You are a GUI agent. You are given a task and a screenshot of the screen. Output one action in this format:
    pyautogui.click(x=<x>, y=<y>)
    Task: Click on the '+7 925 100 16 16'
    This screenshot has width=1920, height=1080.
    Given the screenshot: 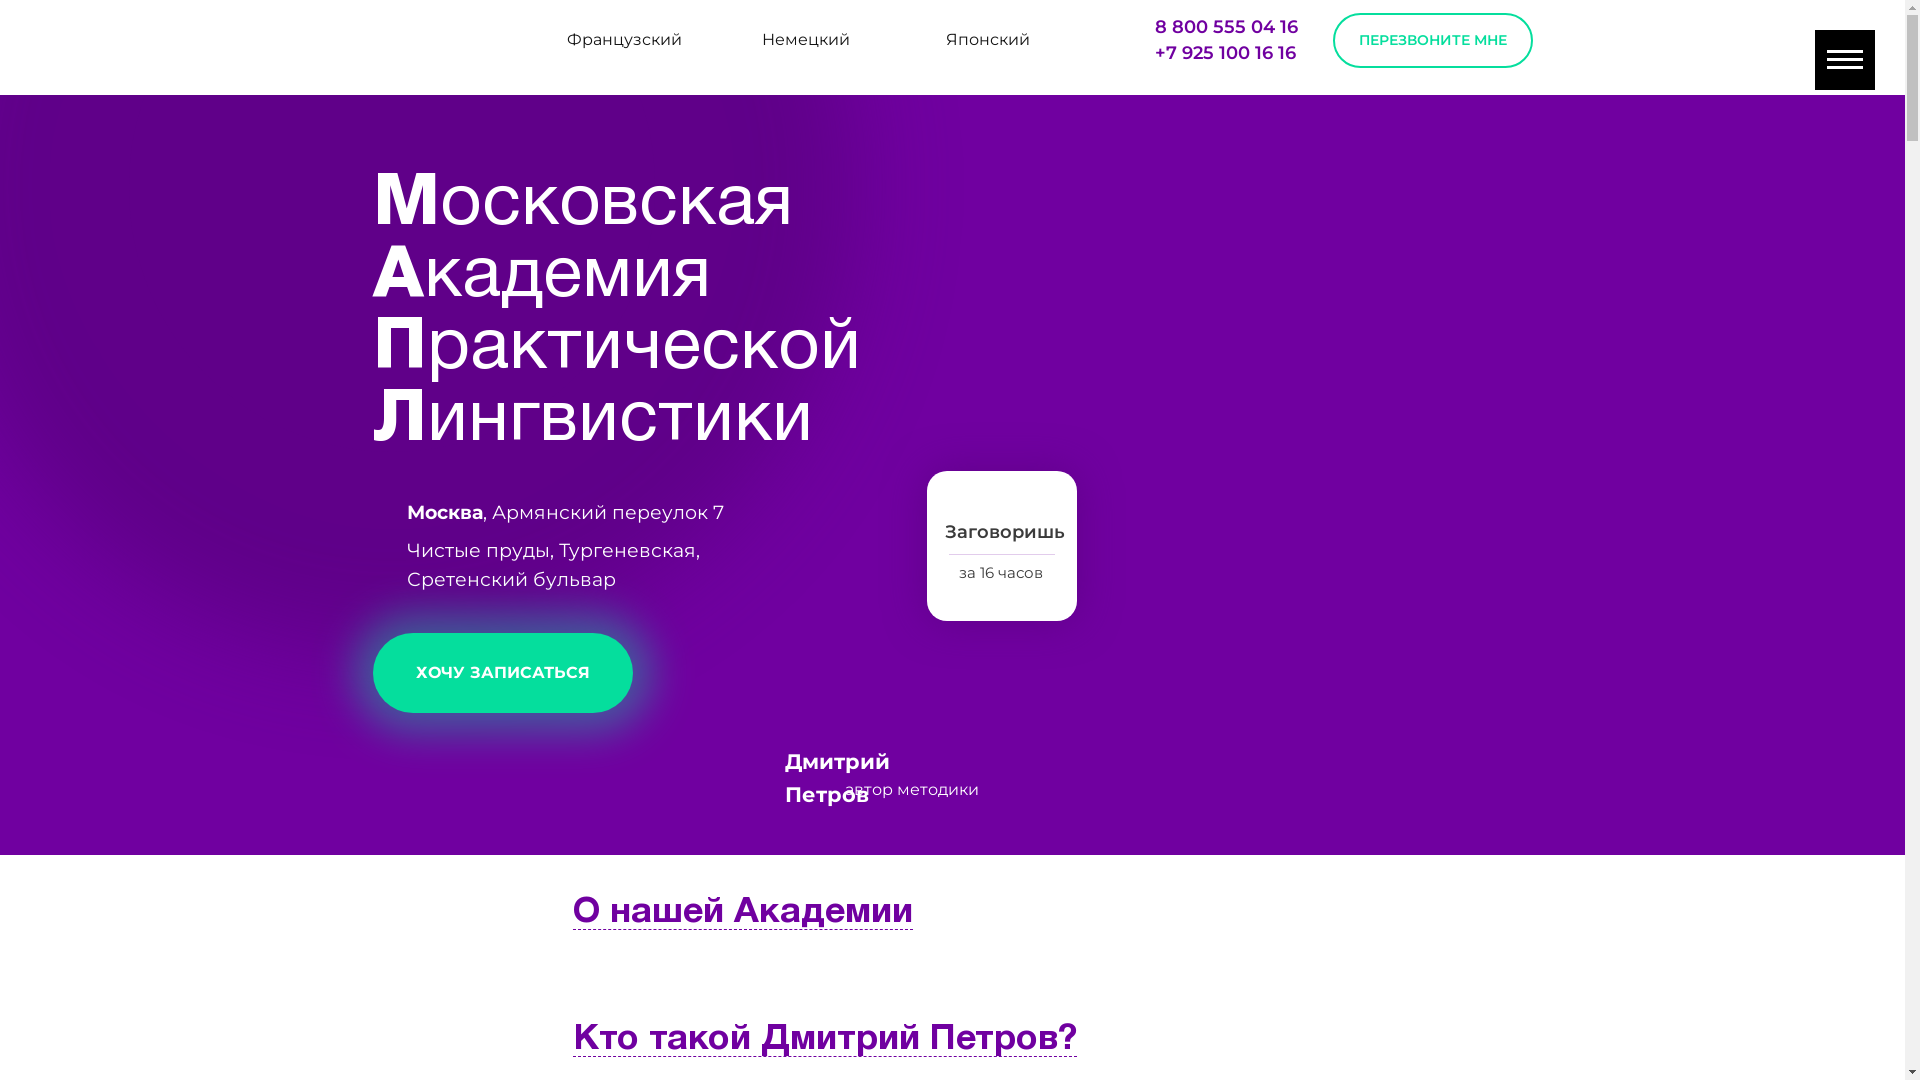 What is the action you would take?
    pyautogui.click(x=1223, y=52)
    